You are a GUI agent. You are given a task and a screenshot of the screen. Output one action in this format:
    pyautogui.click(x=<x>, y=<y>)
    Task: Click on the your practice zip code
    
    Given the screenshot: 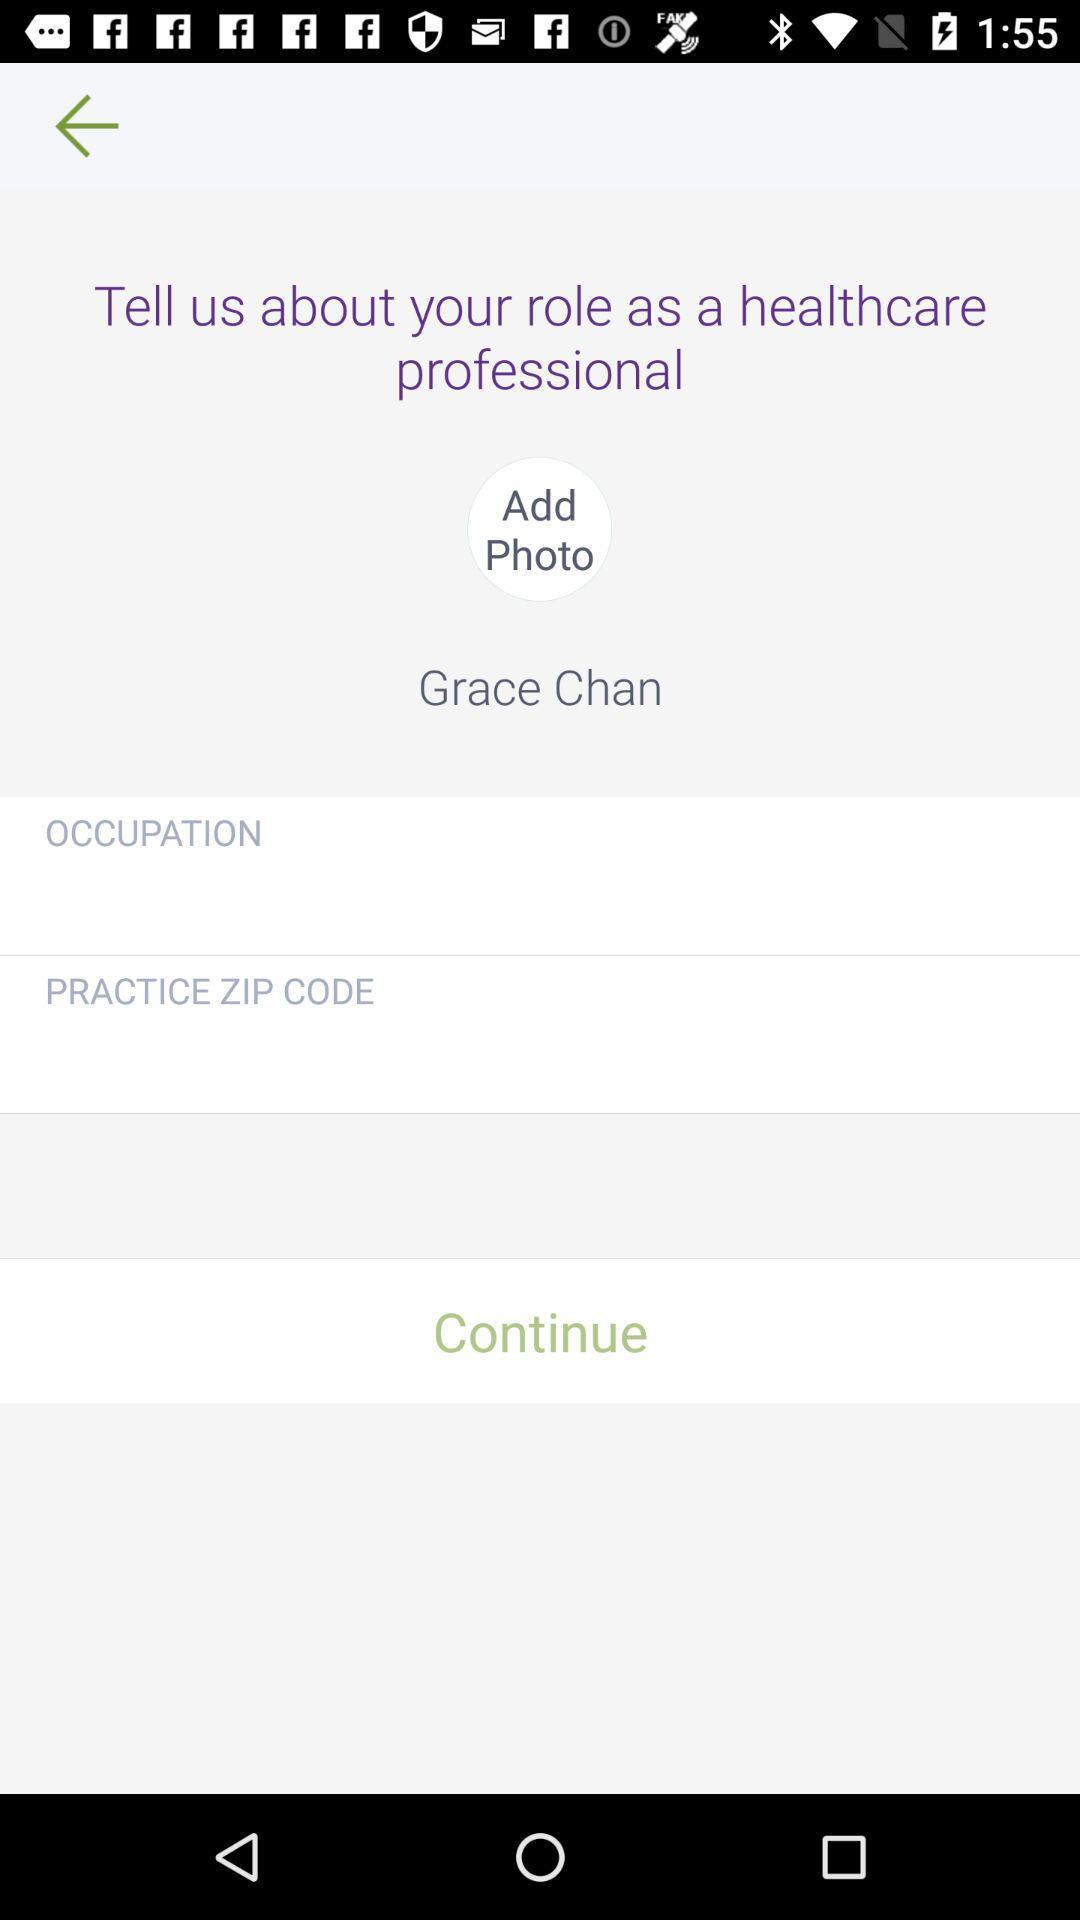 What is the action you would take?
    pyautogui.click(x=540, y=1055)
    